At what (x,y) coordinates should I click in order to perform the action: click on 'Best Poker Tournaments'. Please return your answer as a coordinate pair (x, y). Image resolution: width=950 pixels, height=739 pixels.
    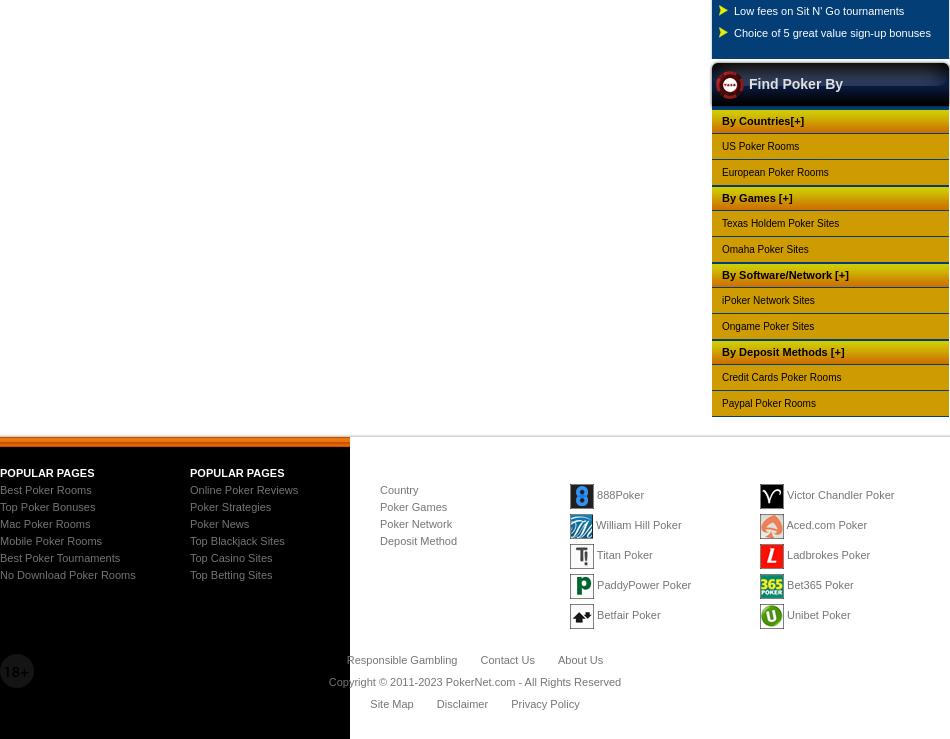
    Looking at the image, I should click on (60, 555).